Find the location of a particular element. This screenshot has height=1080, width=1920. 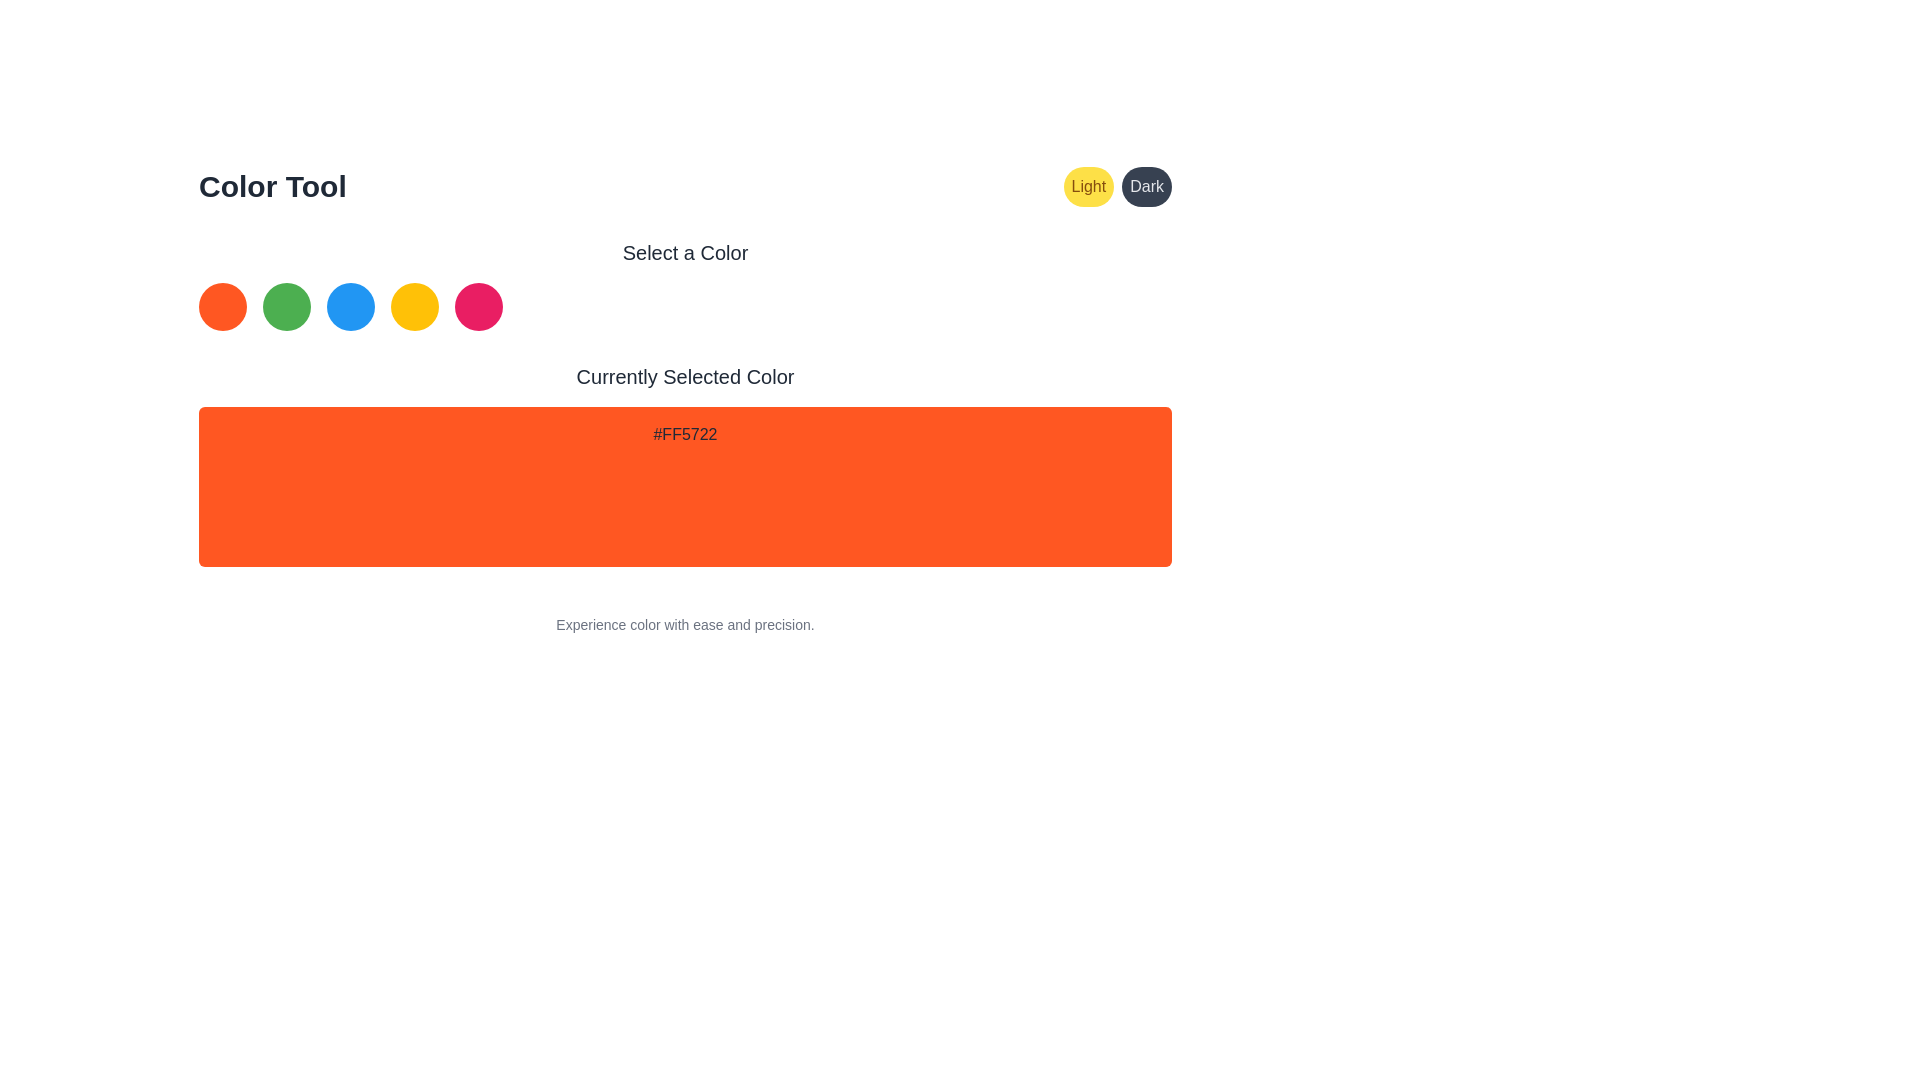

the fifth circular button from the left that allows users to select a magenta color is located at coordinates (478, 307).